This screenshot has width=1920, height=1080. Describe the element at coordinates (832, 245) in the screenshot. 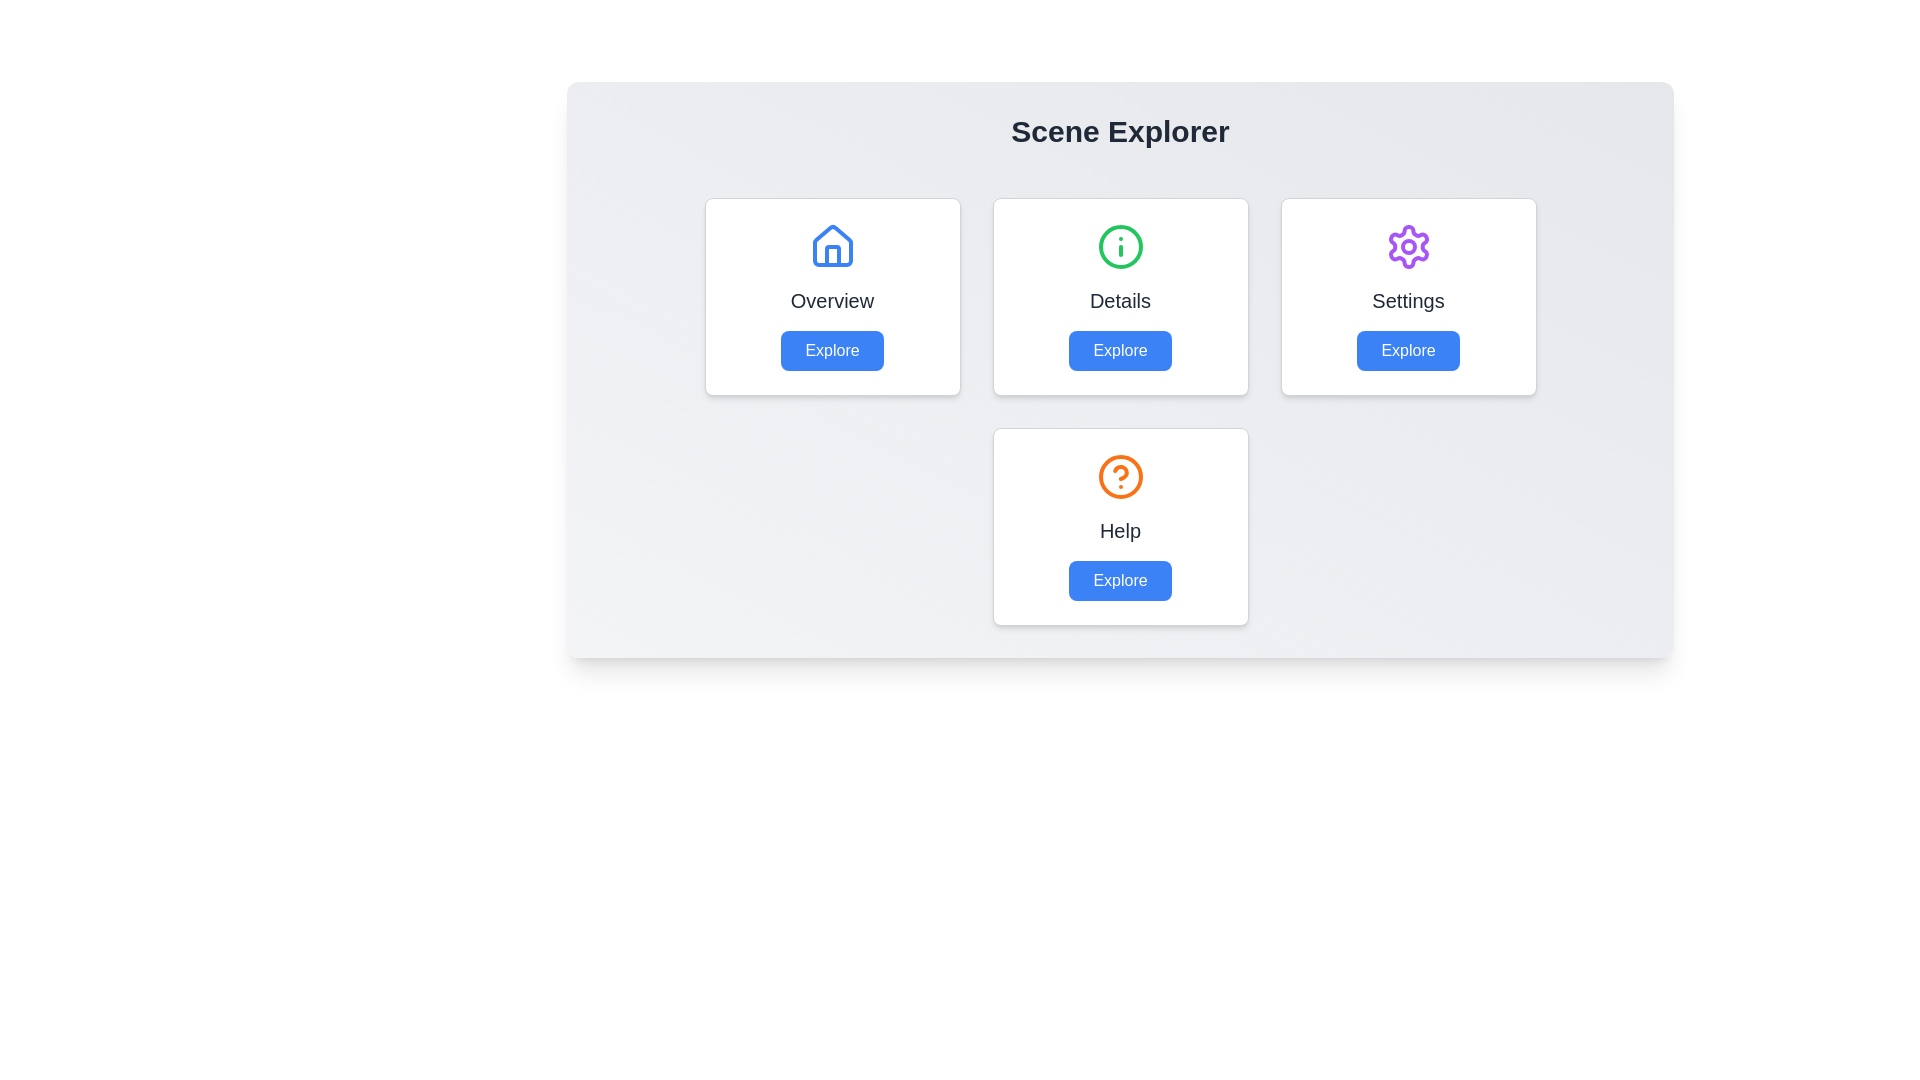

I see `the 'Overview' SVG icon located at the top-left position of the grid layout` at that location.